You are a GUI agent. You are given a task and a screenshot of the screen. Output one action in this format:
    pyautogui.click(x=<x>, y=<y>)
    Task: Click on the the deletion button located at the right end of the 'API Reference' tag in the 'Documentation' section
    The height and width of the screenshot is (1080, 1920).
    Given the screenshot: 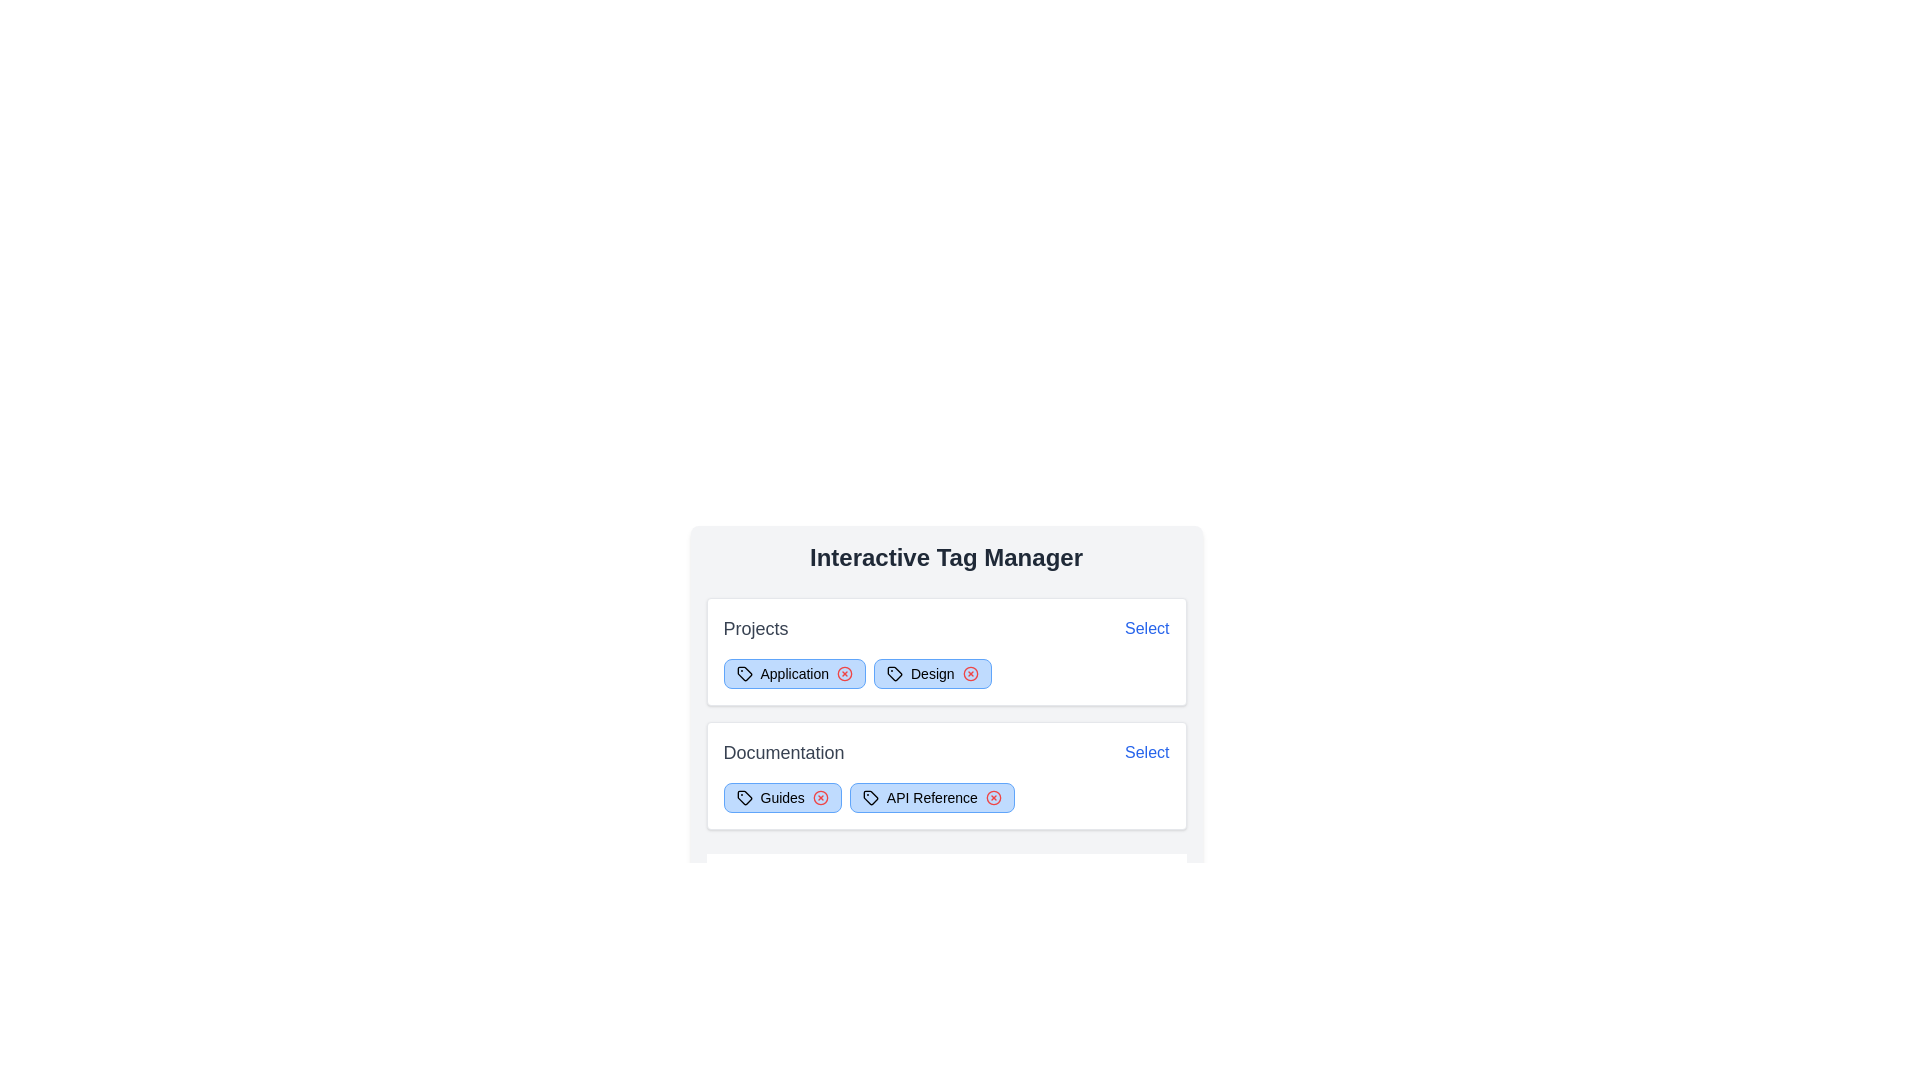 What is the action you would take?
    pyautogui.click(x=993, y=797)
    